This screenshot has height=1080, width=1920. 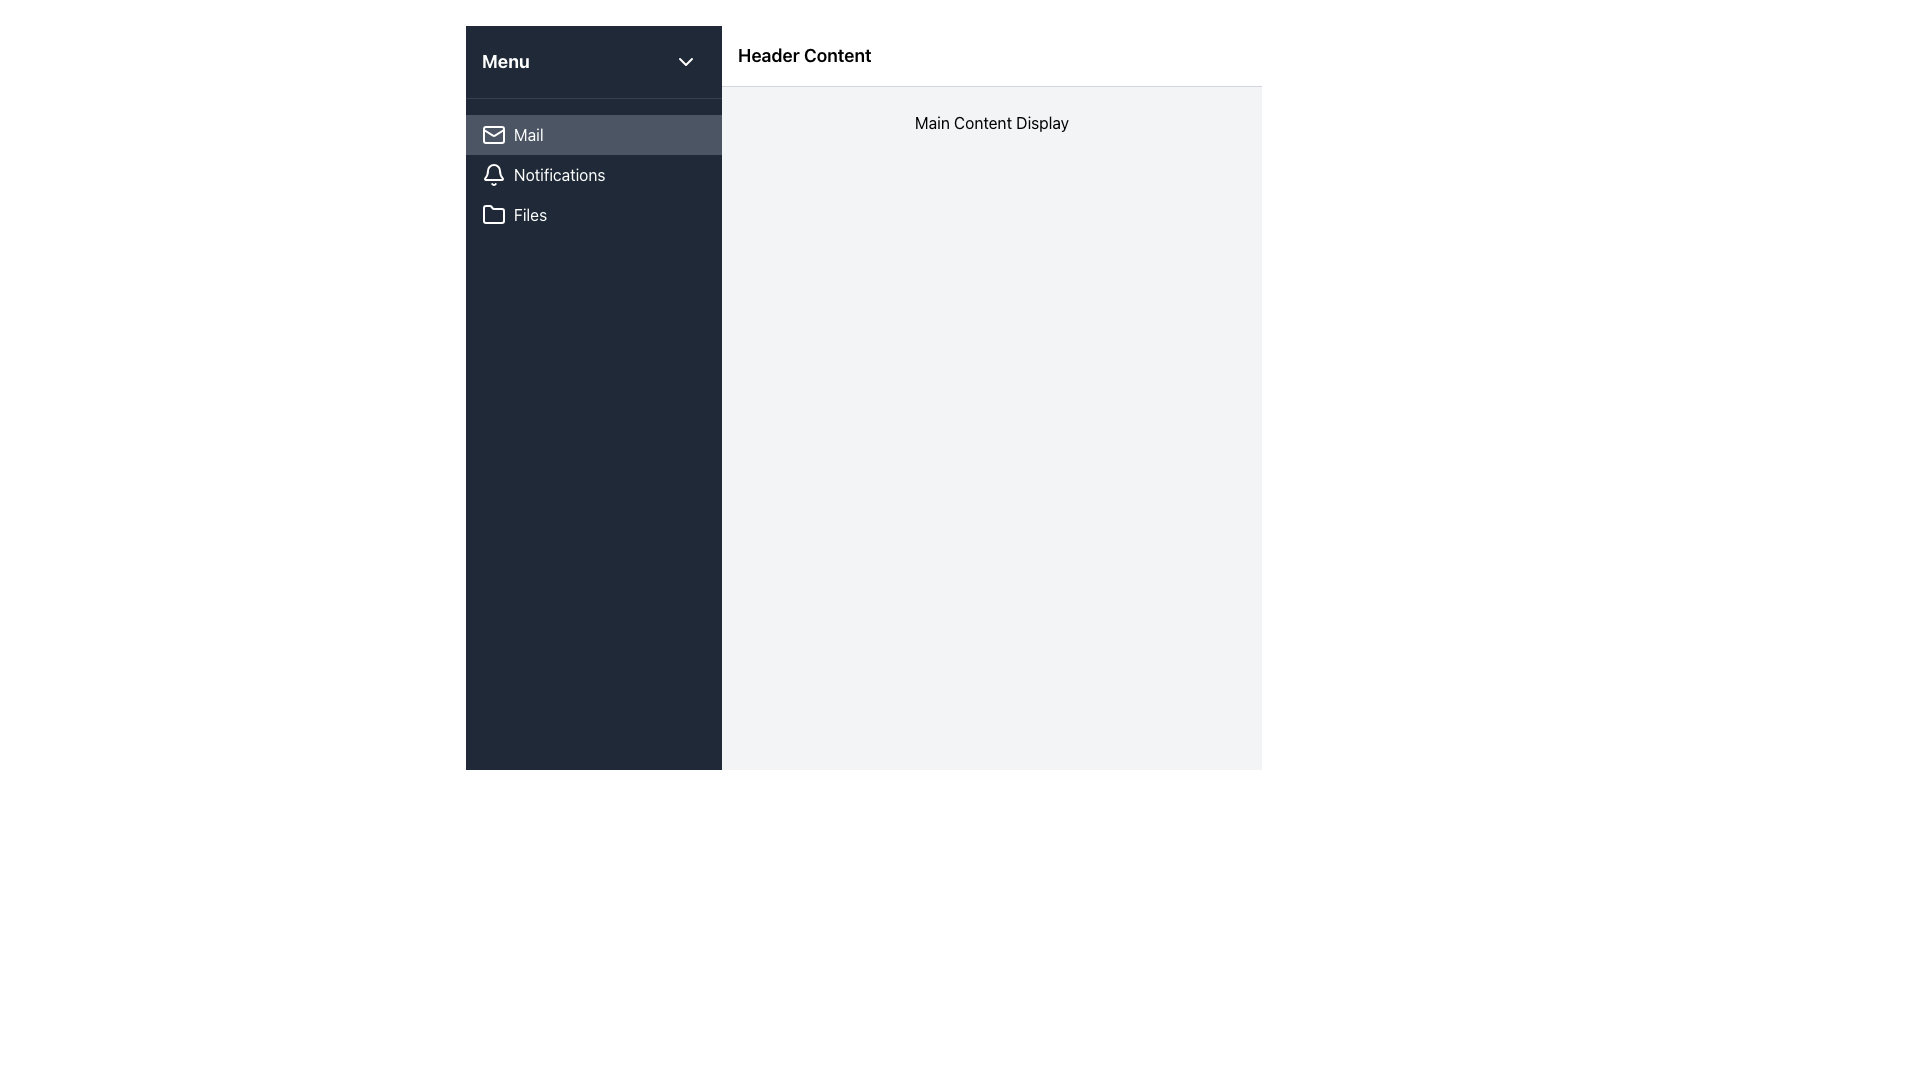 What do you see at coordinates (494, 215) in the screenshot?
I see `the folder icon located within the 'Files' menu option in the vertical navigation bar, positioned below the 'Notifications' menu item` at bounding box center [494, 215].